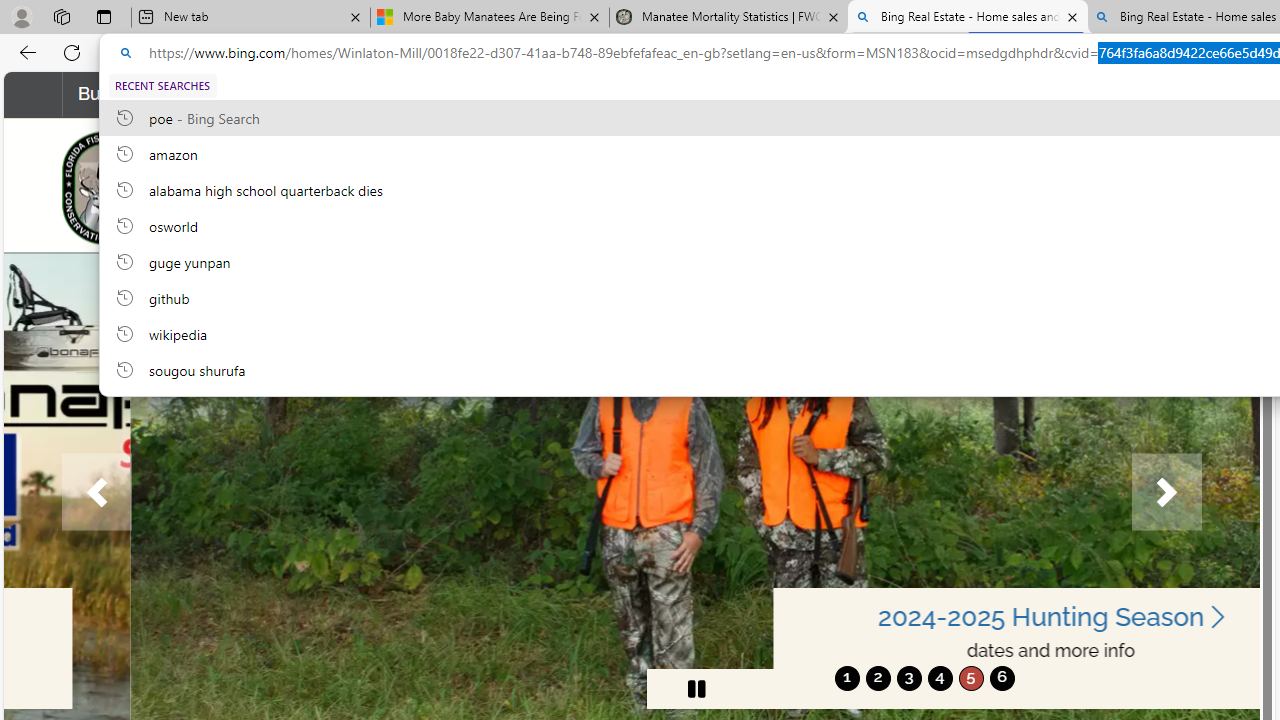 The height and width of the screenshot is (720, 1280). Describe the element at coordinates (878, 677) in the screenshot. I see `'2'` at that location.